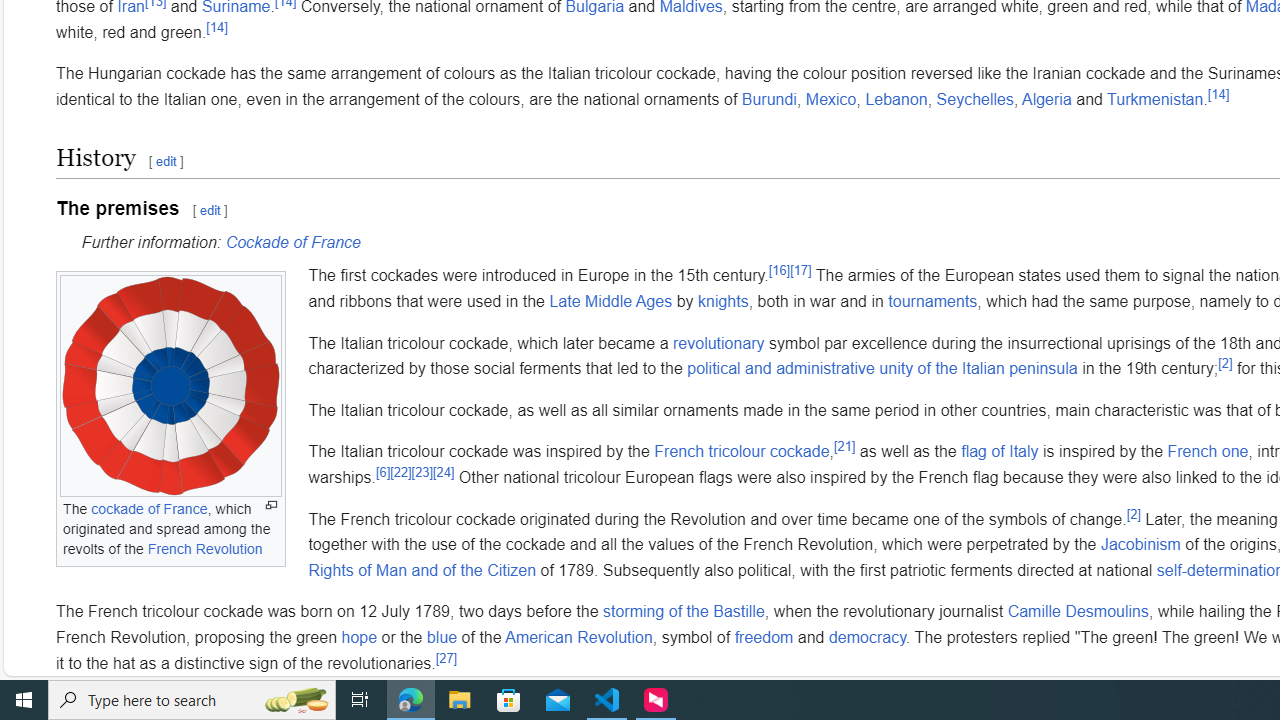 Image resolution: width=1280 pixels, height=720 pixels. I want to click on 'Algeria', so click(1046, 99).